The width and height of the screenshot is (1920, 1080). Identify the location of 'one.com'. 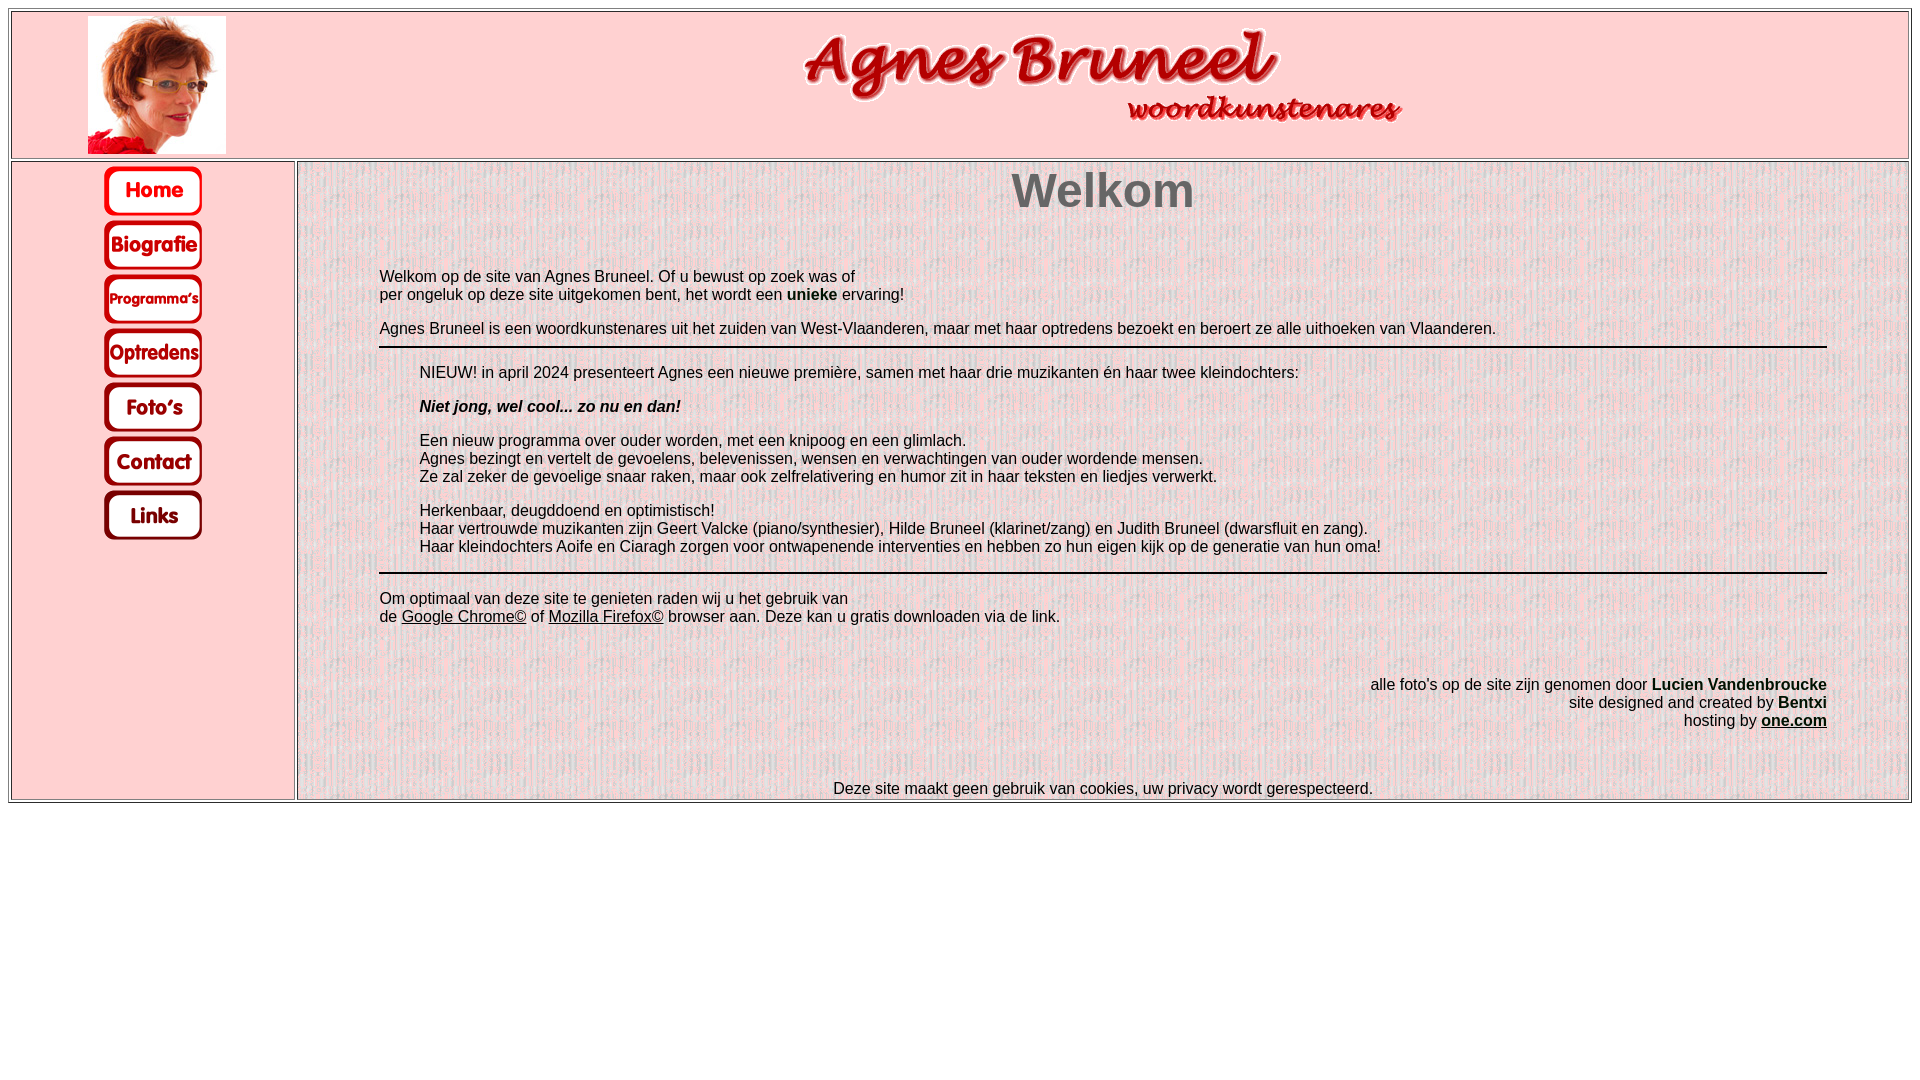
(1794, 720).